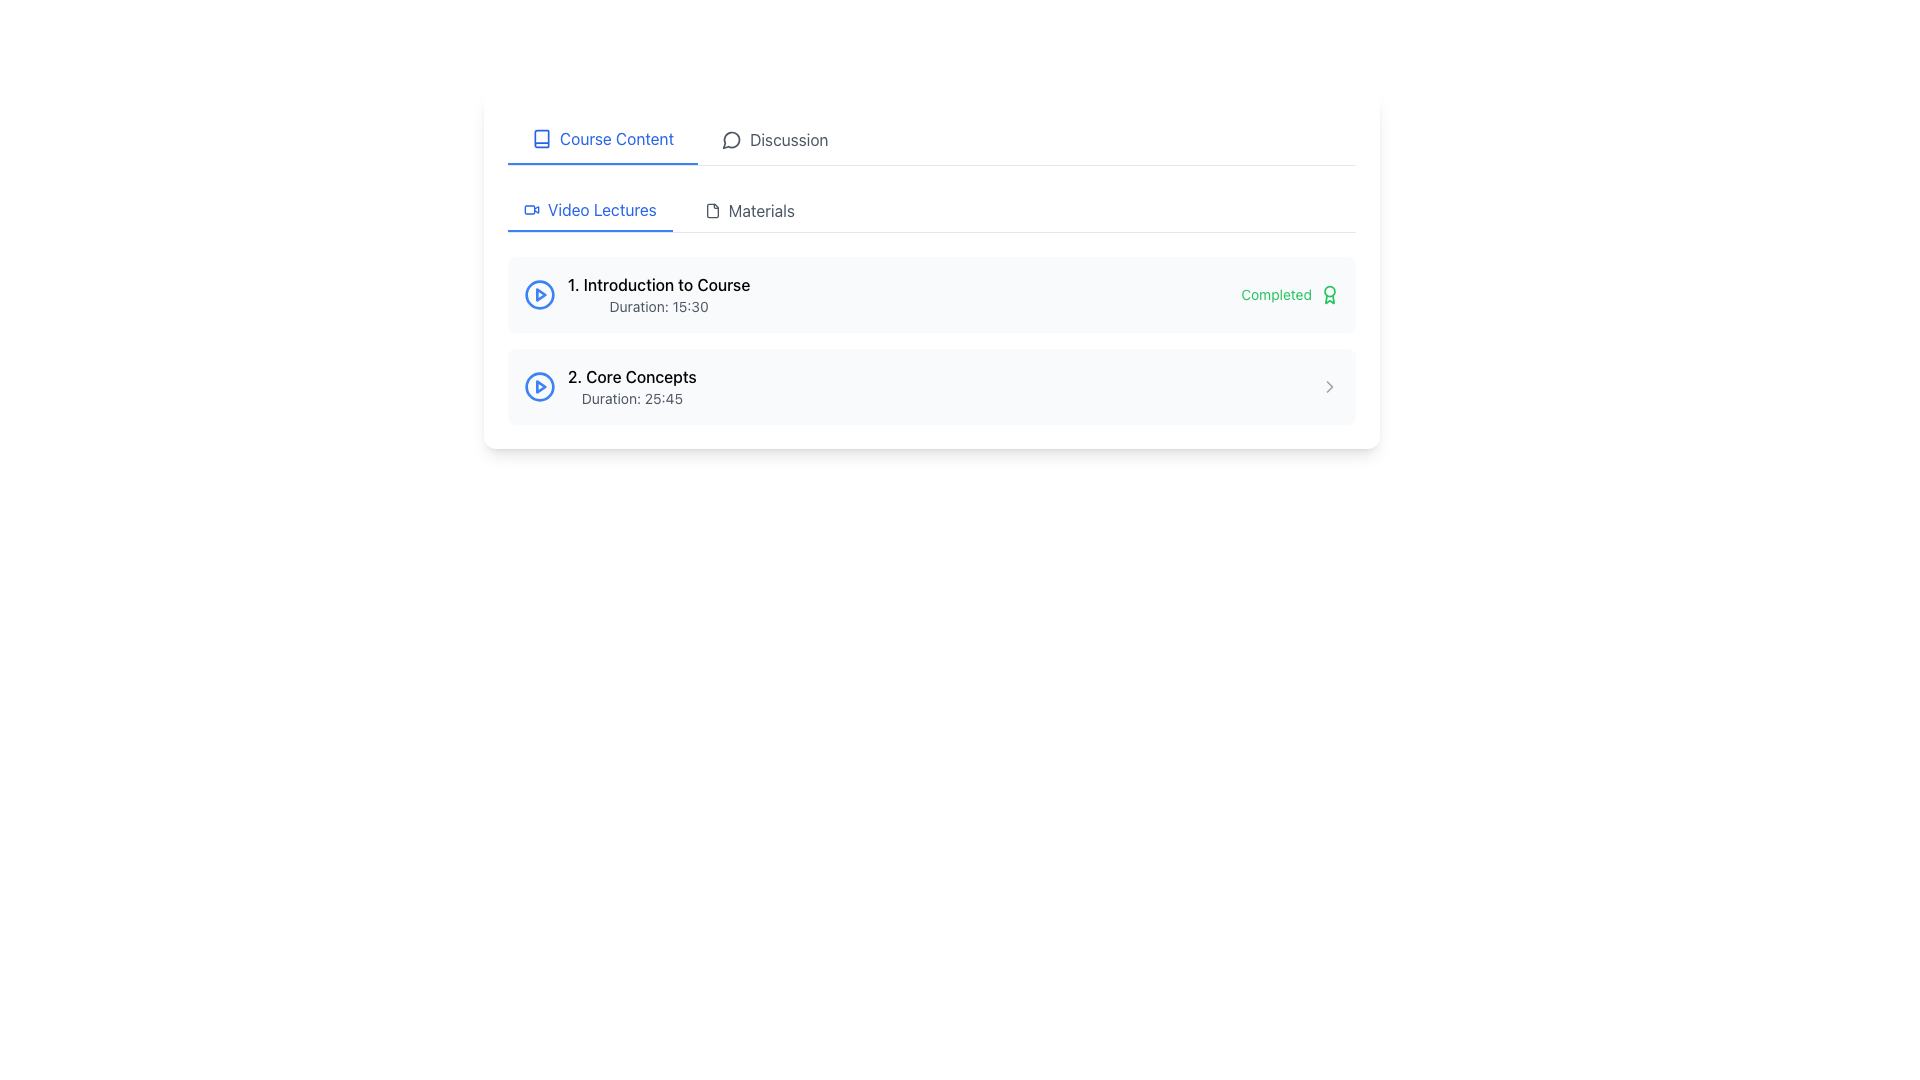 The width and height of the screenshot is (1920, 1080). I want to click on the 'Completed' text label, which indicates that a task or course segment has been completed, so click(1275, 294).